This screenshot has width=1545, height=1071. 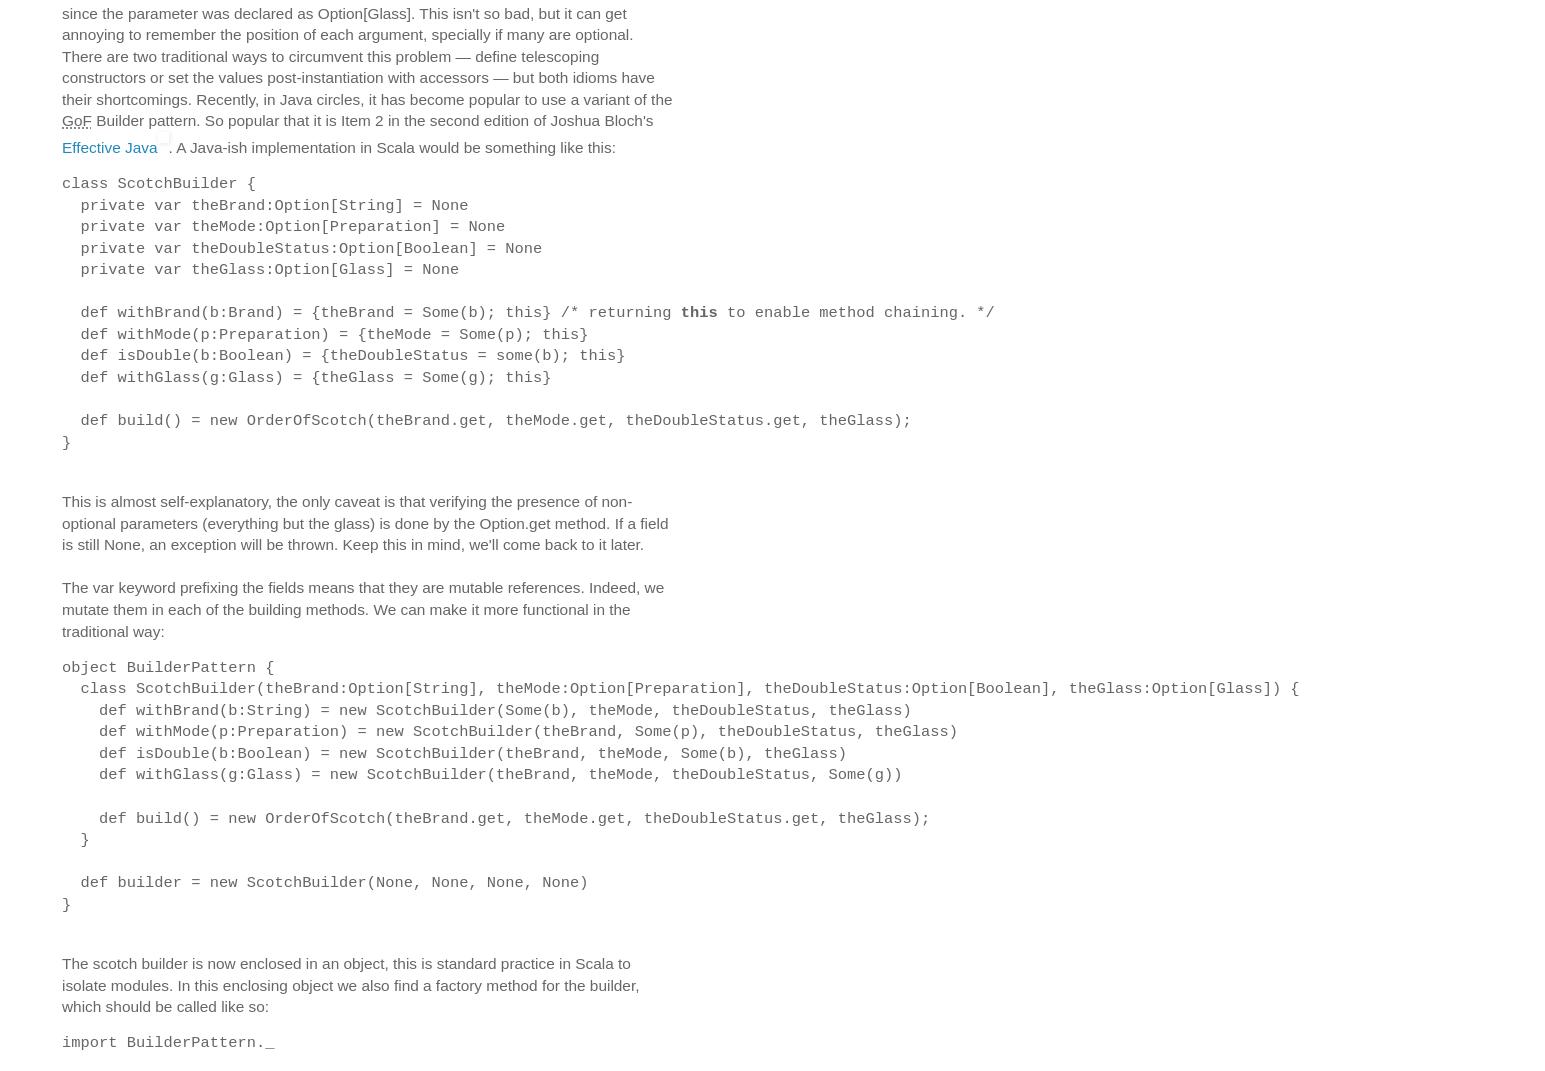 I want to click on 'private var theMode:Option[Preparation] = None', so click(x=60, y=226).